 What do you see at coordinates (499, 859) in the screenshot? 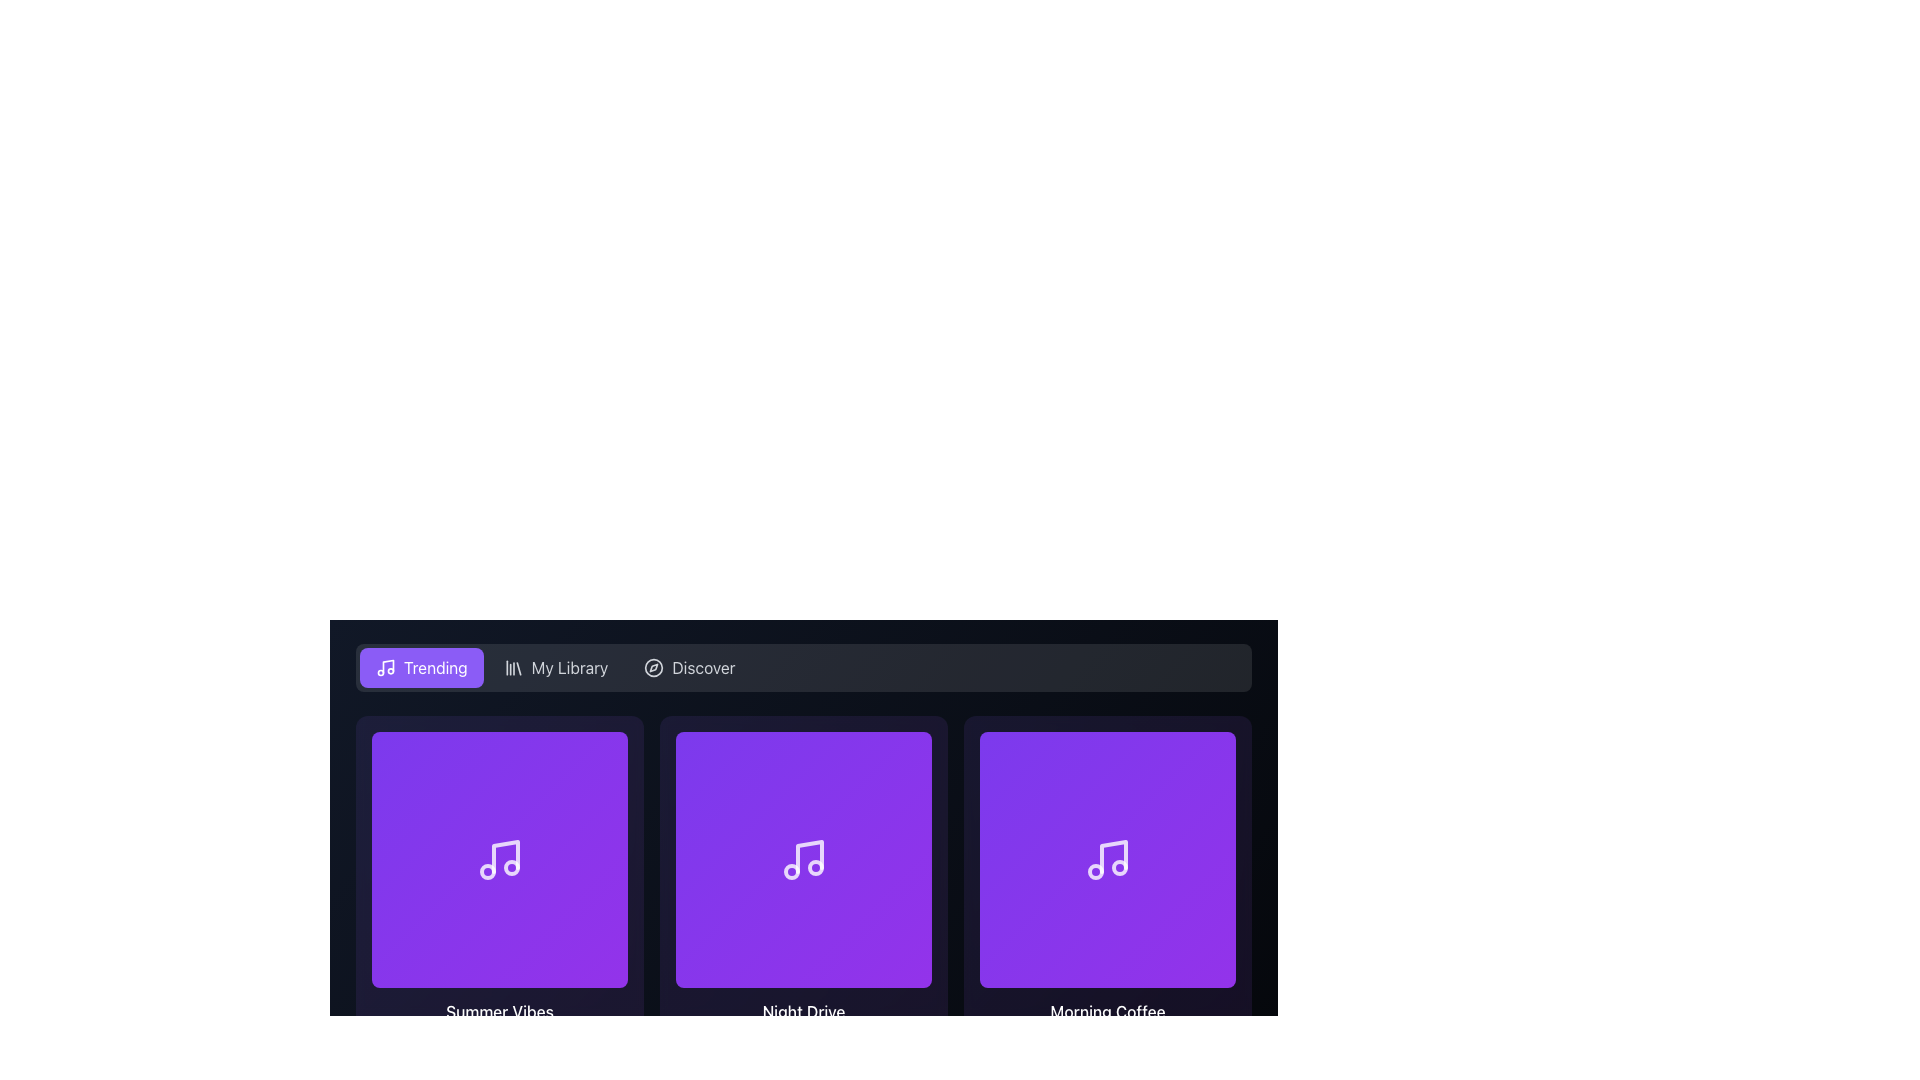
I see `the music note icon with a purple background located in the first card of the 'Trending' section` at bounding box center [499, 859].